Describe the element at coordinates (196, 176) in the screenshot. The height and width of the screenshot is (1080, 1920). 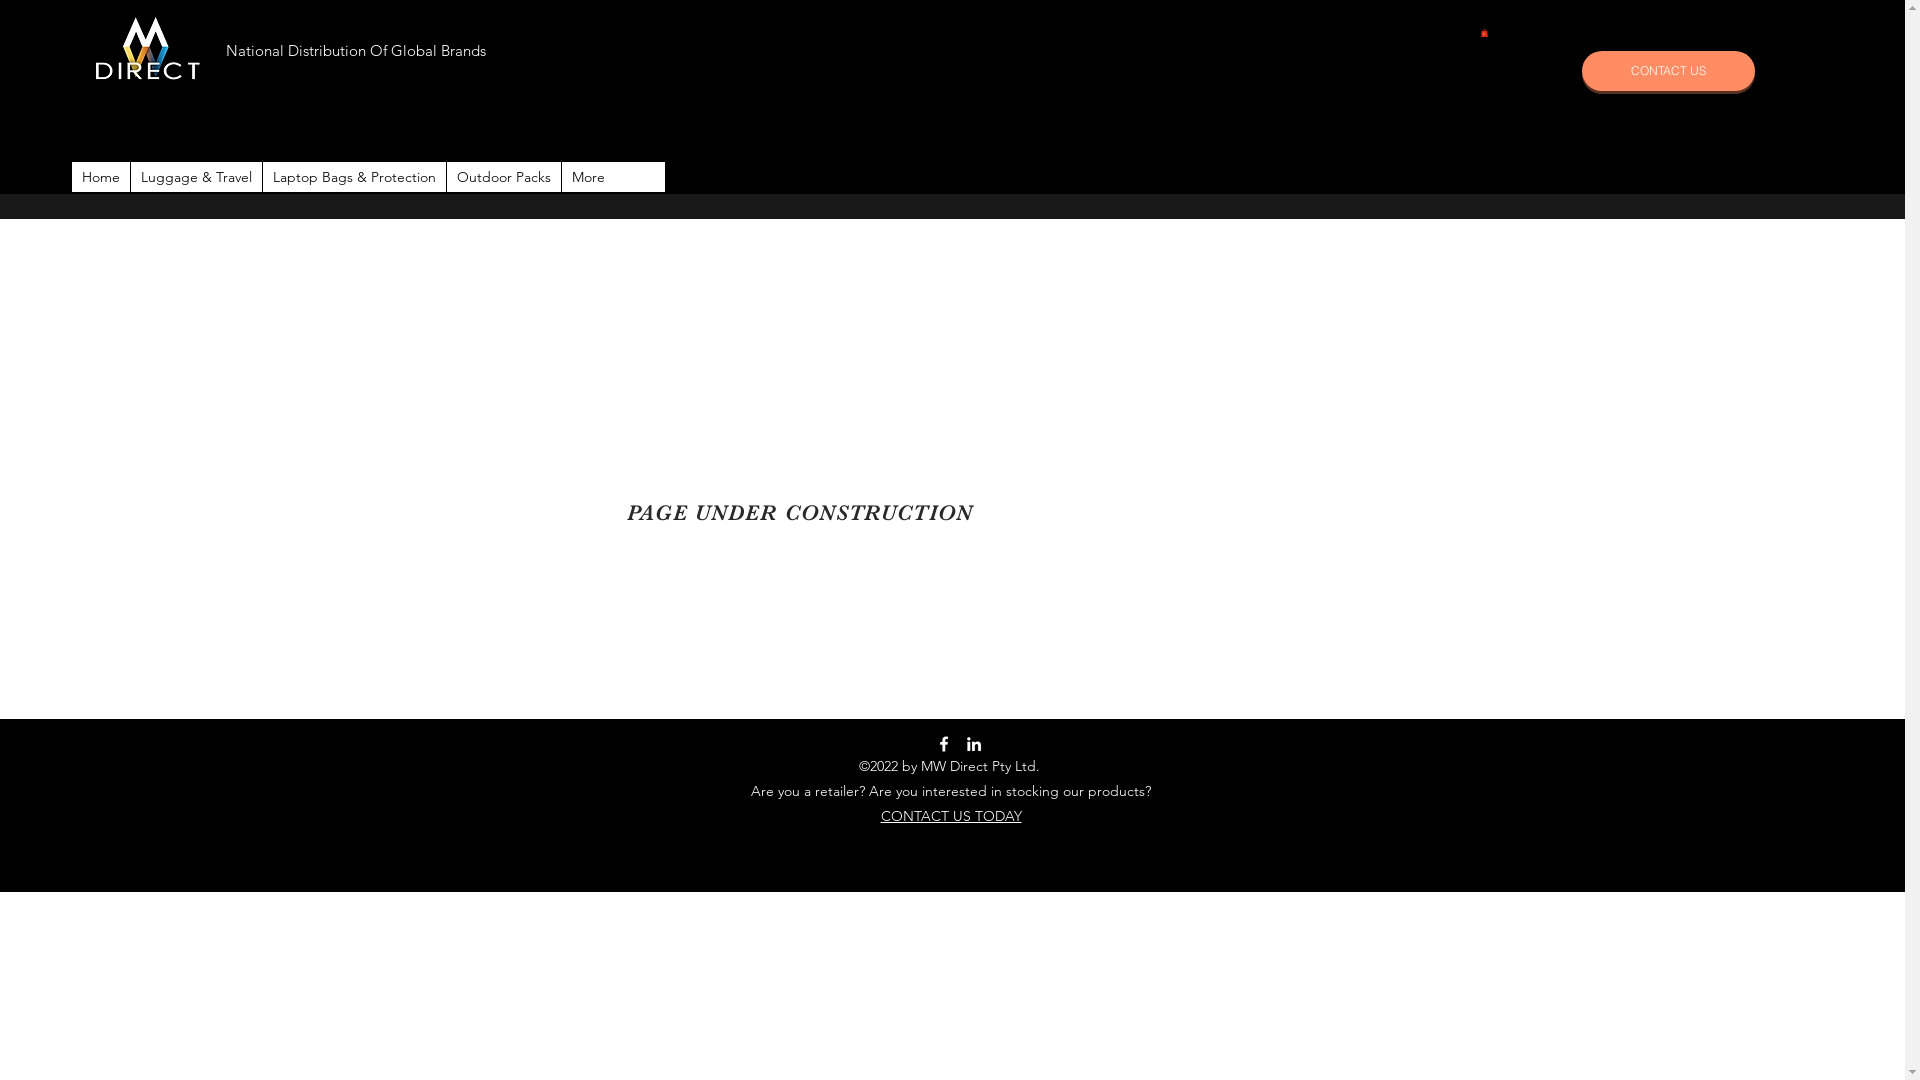
I see `'Luggage & Travel'` at that location.